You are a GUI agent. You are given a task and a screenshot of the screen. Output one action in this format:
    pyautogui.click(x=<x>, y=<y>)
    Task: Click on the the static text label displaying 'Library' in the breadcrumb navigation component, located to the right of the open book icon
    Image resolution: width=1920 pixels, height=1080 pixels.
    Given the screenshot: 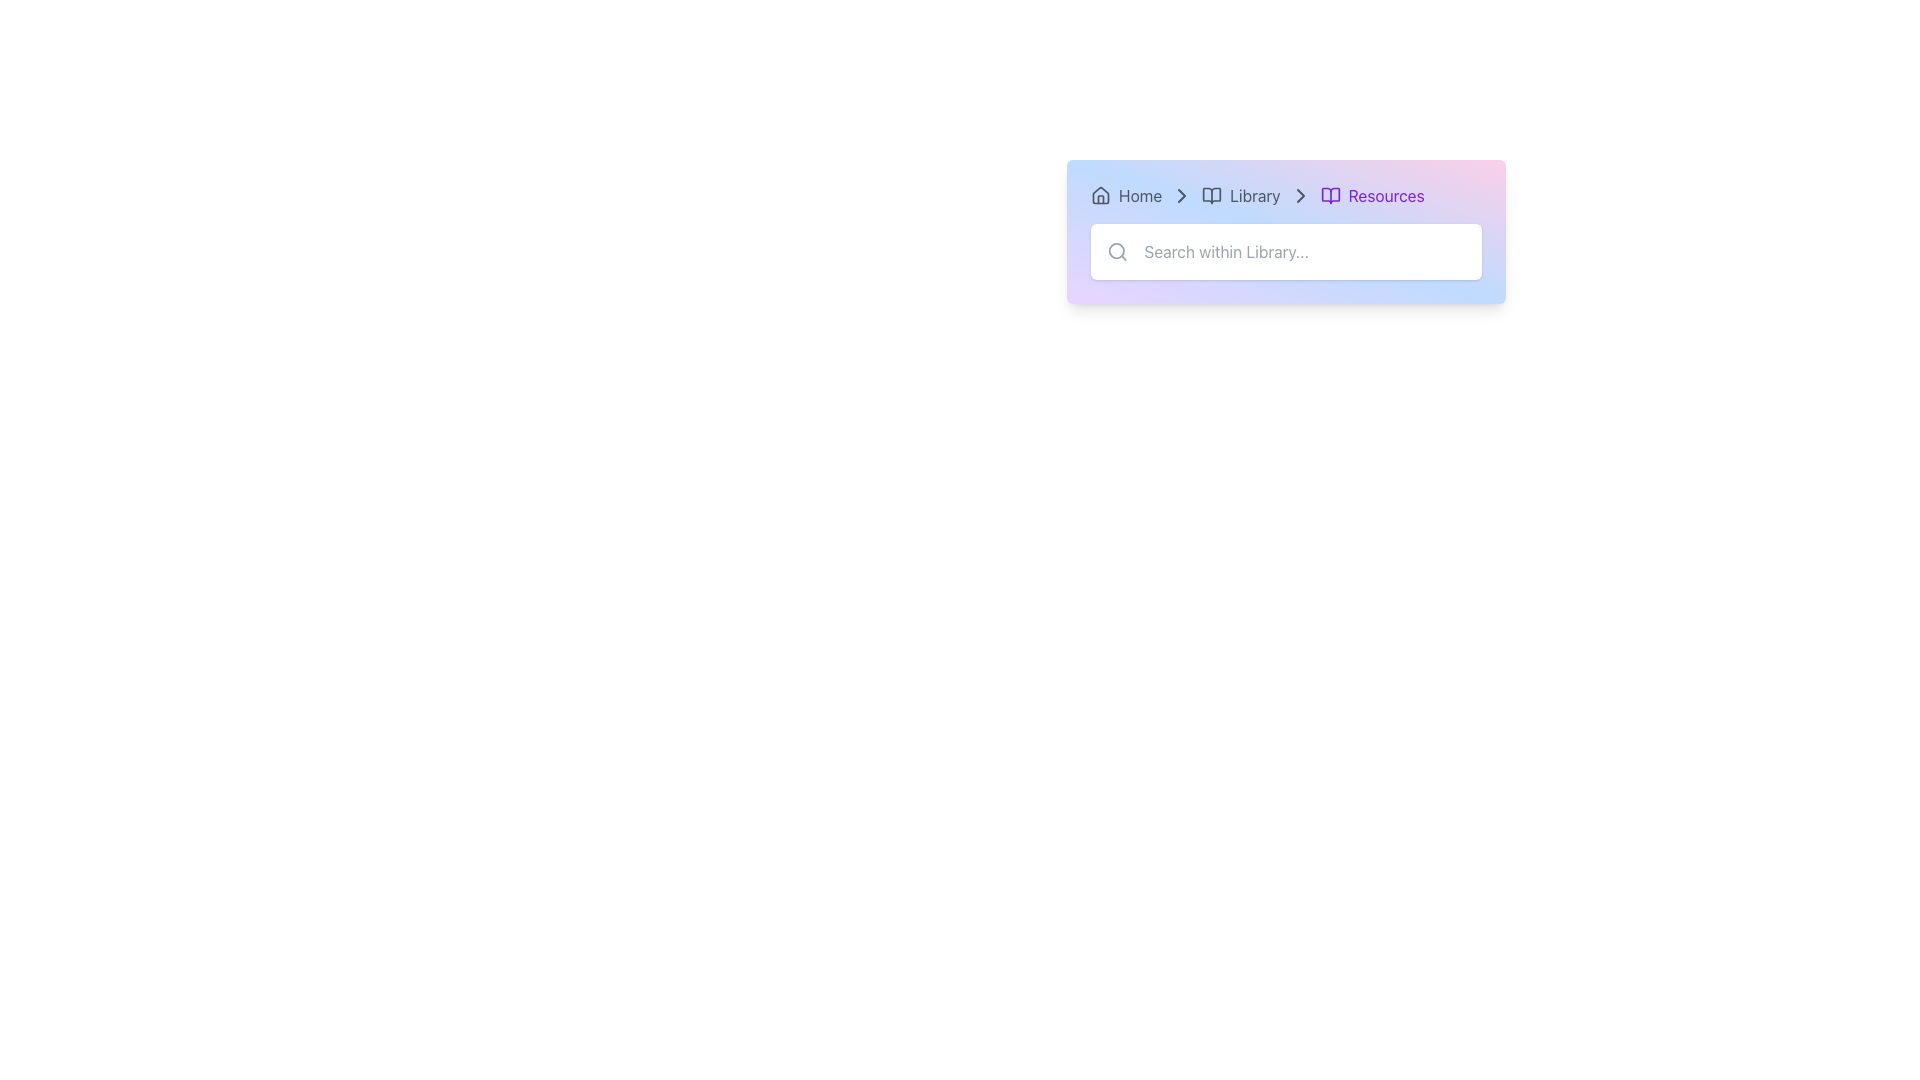 What is the action you would take?
    pyautogui.click(x=1254, y=196)
    